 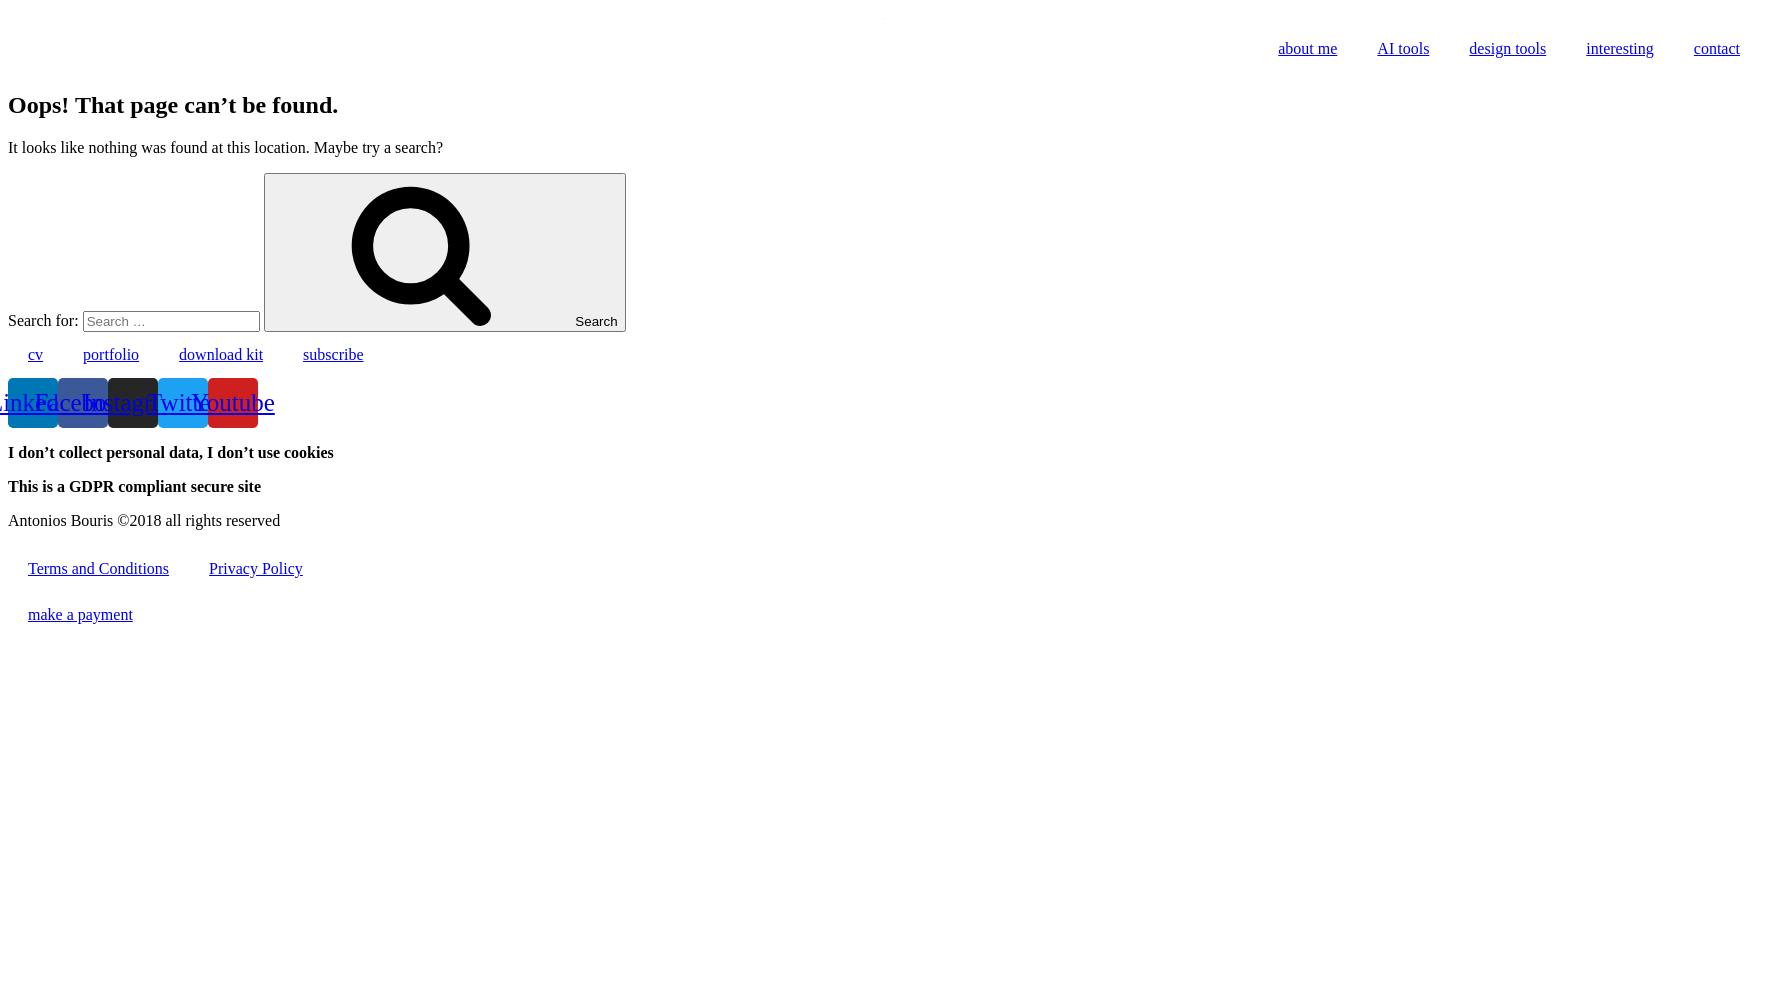 What do you see at coordinates (169, 450) in the screenshot?
I see `'I don’t collect personal data, I don’t use cookies'` at bounding box center [169, 450].